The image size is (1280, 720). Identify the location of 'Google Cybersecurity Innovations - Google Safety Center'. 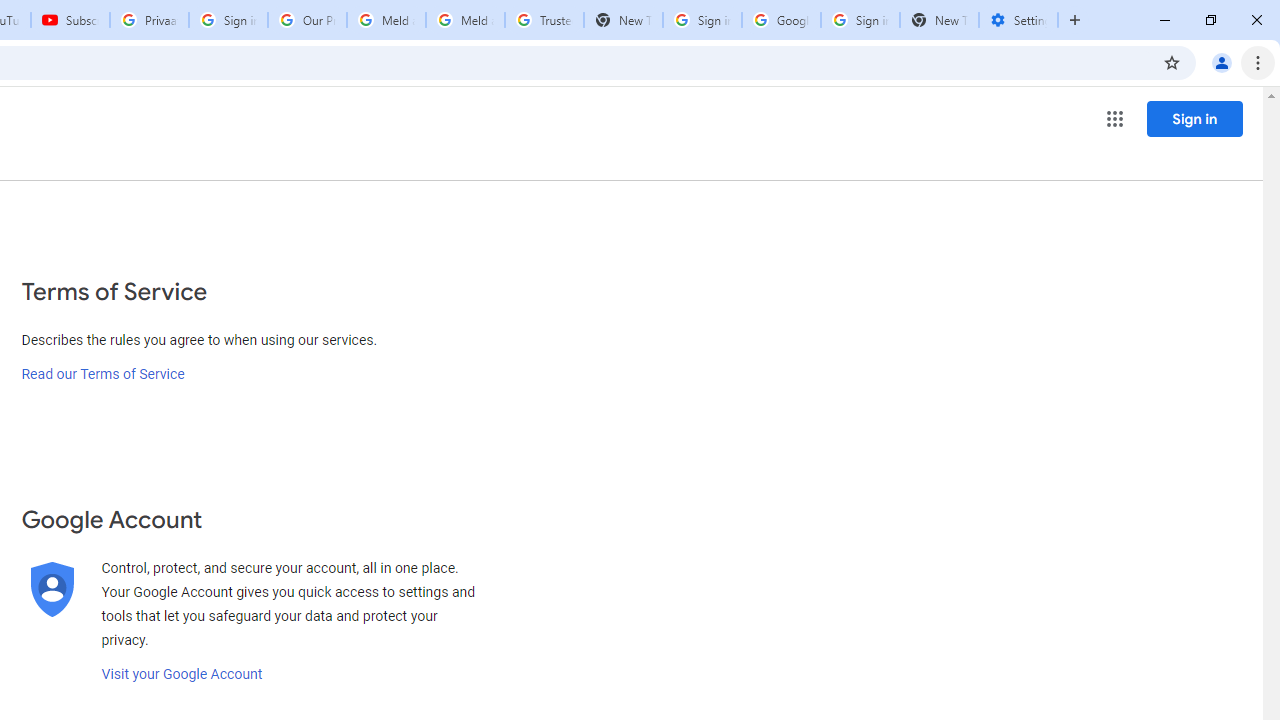
(780, 20).